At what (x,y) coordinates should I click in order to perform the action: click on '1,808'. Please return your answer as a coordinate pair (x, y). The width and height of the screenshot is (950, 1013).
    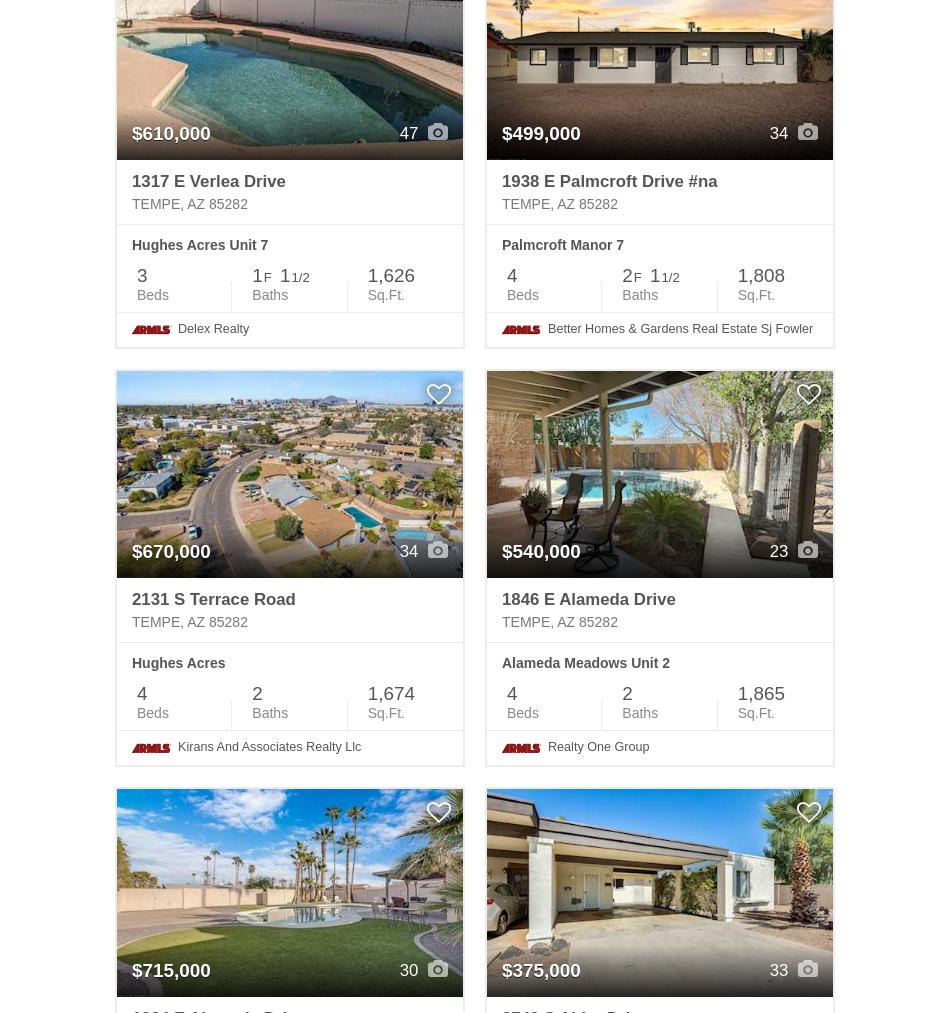
    Looking at the image, I should click on (759, 274).